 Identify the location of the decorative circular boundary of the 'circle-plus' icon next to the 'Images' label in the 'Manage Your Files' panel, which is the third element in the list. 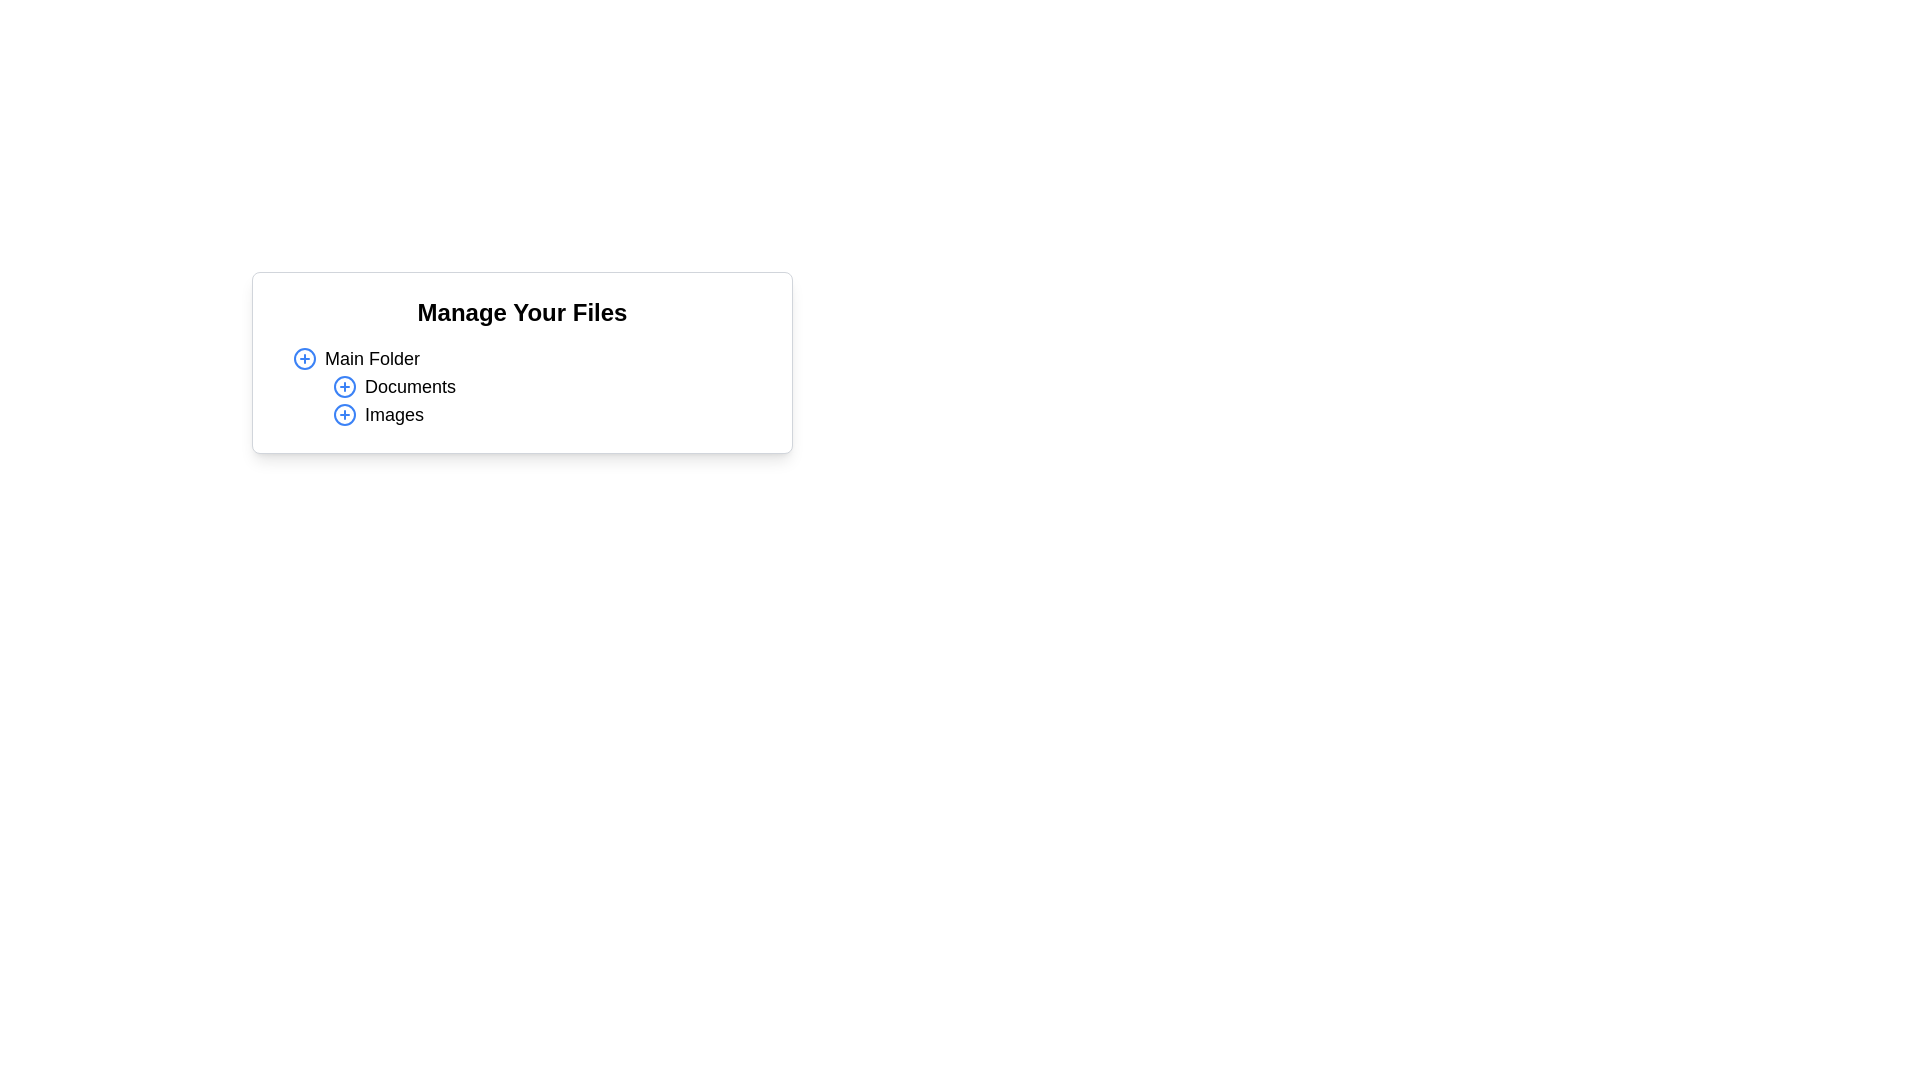
(345, 414).